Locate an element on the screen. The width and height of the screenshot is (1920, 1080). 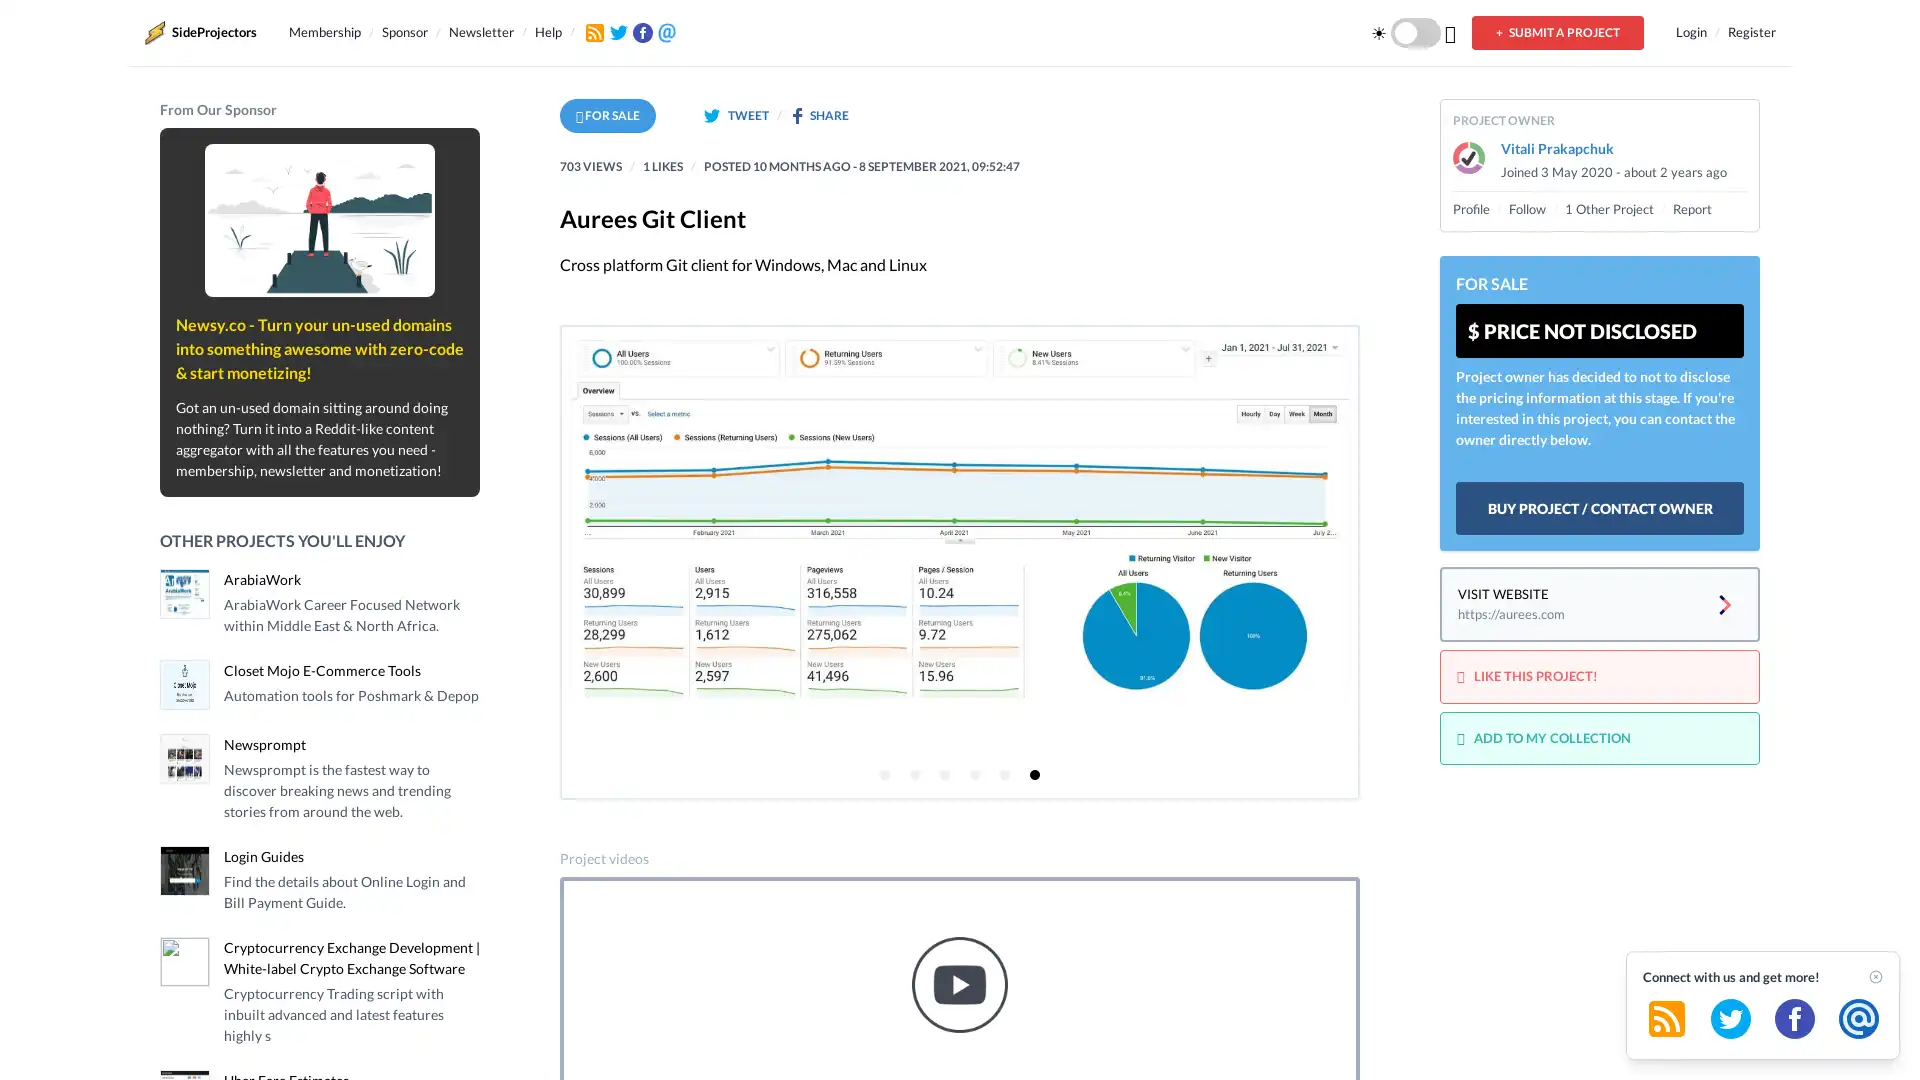
Next page is located at coordinates (1358, 562).